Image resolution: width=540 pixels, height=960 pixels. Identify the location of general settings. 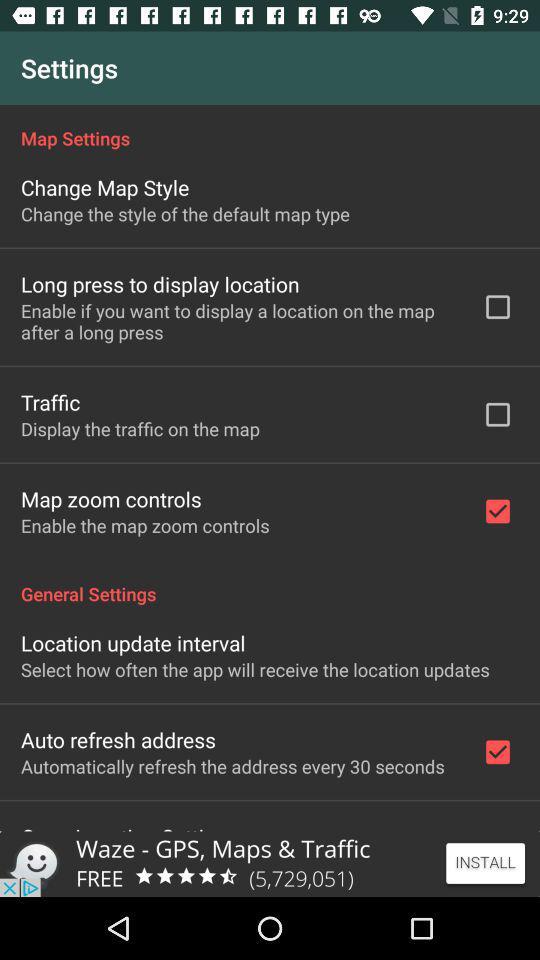
(270, 583).